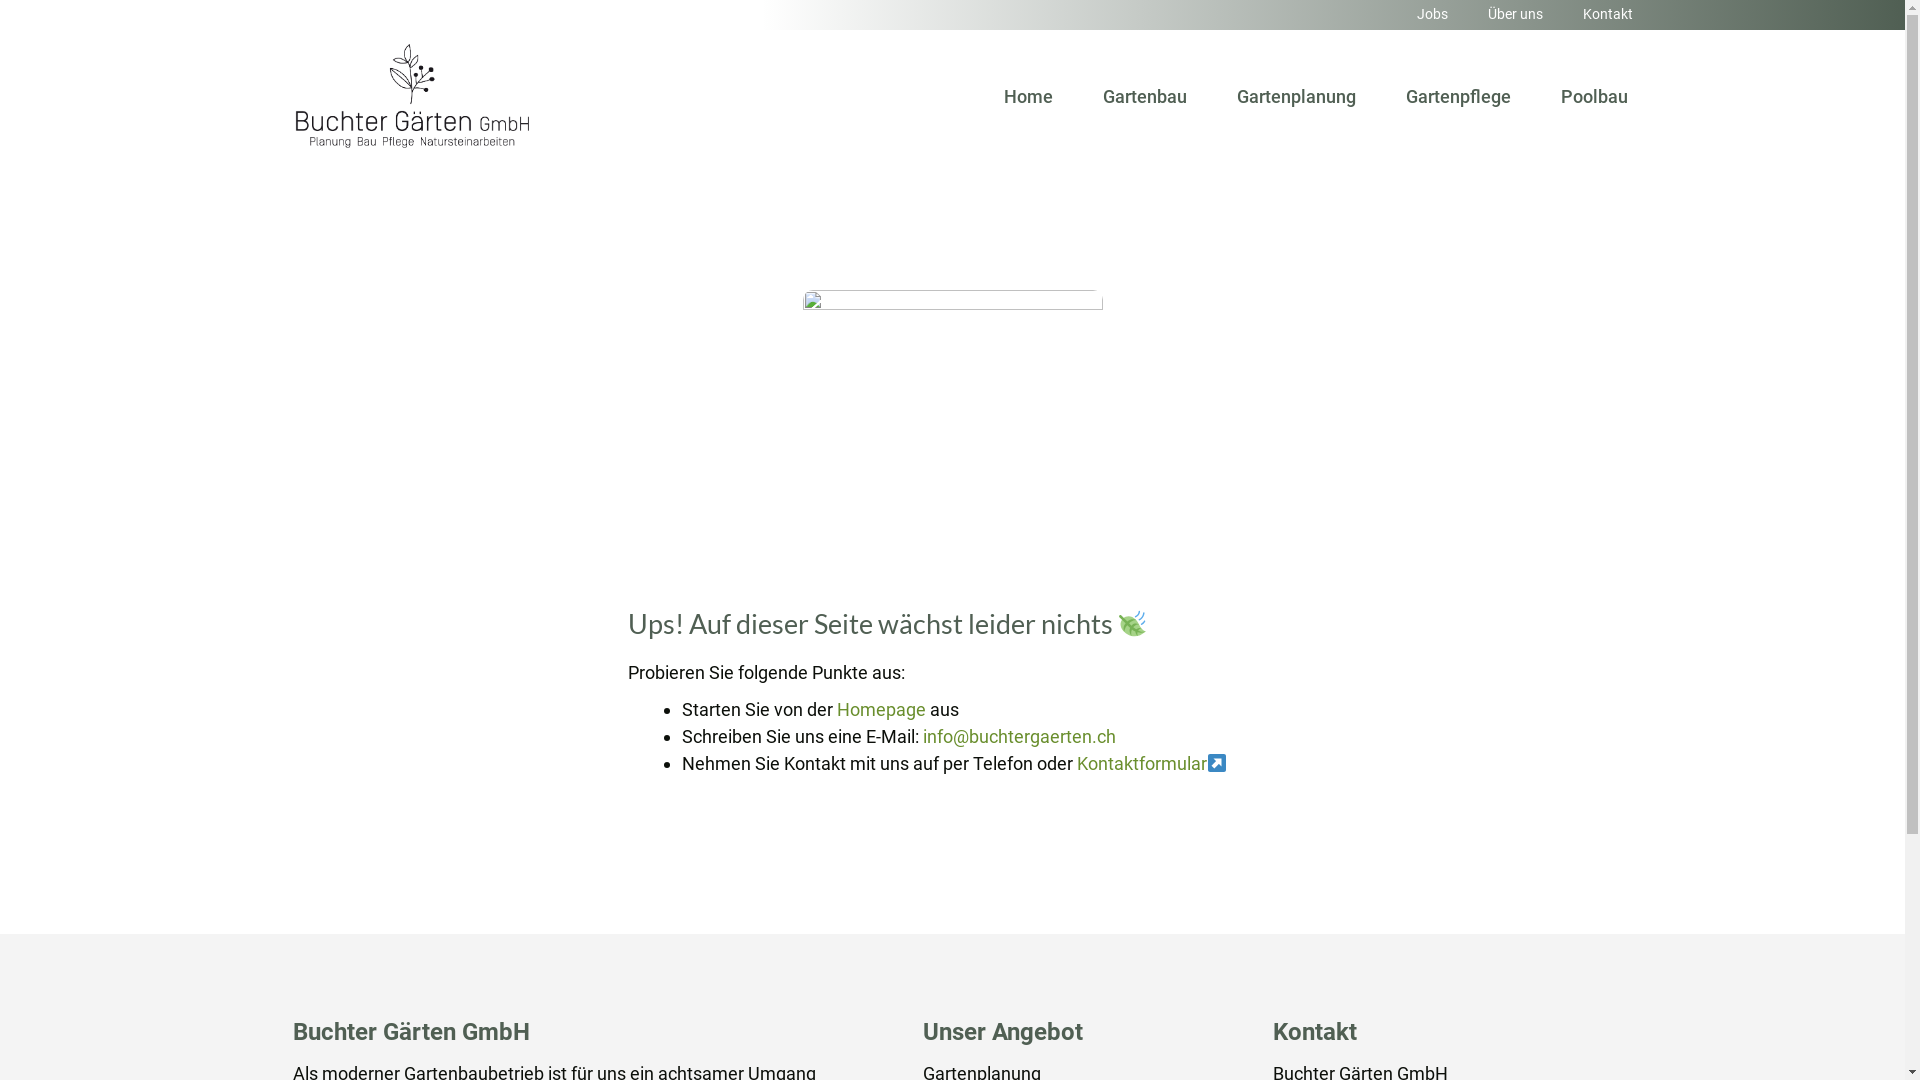  I want to click on 'Kontaktformular', so click(1141, 763).